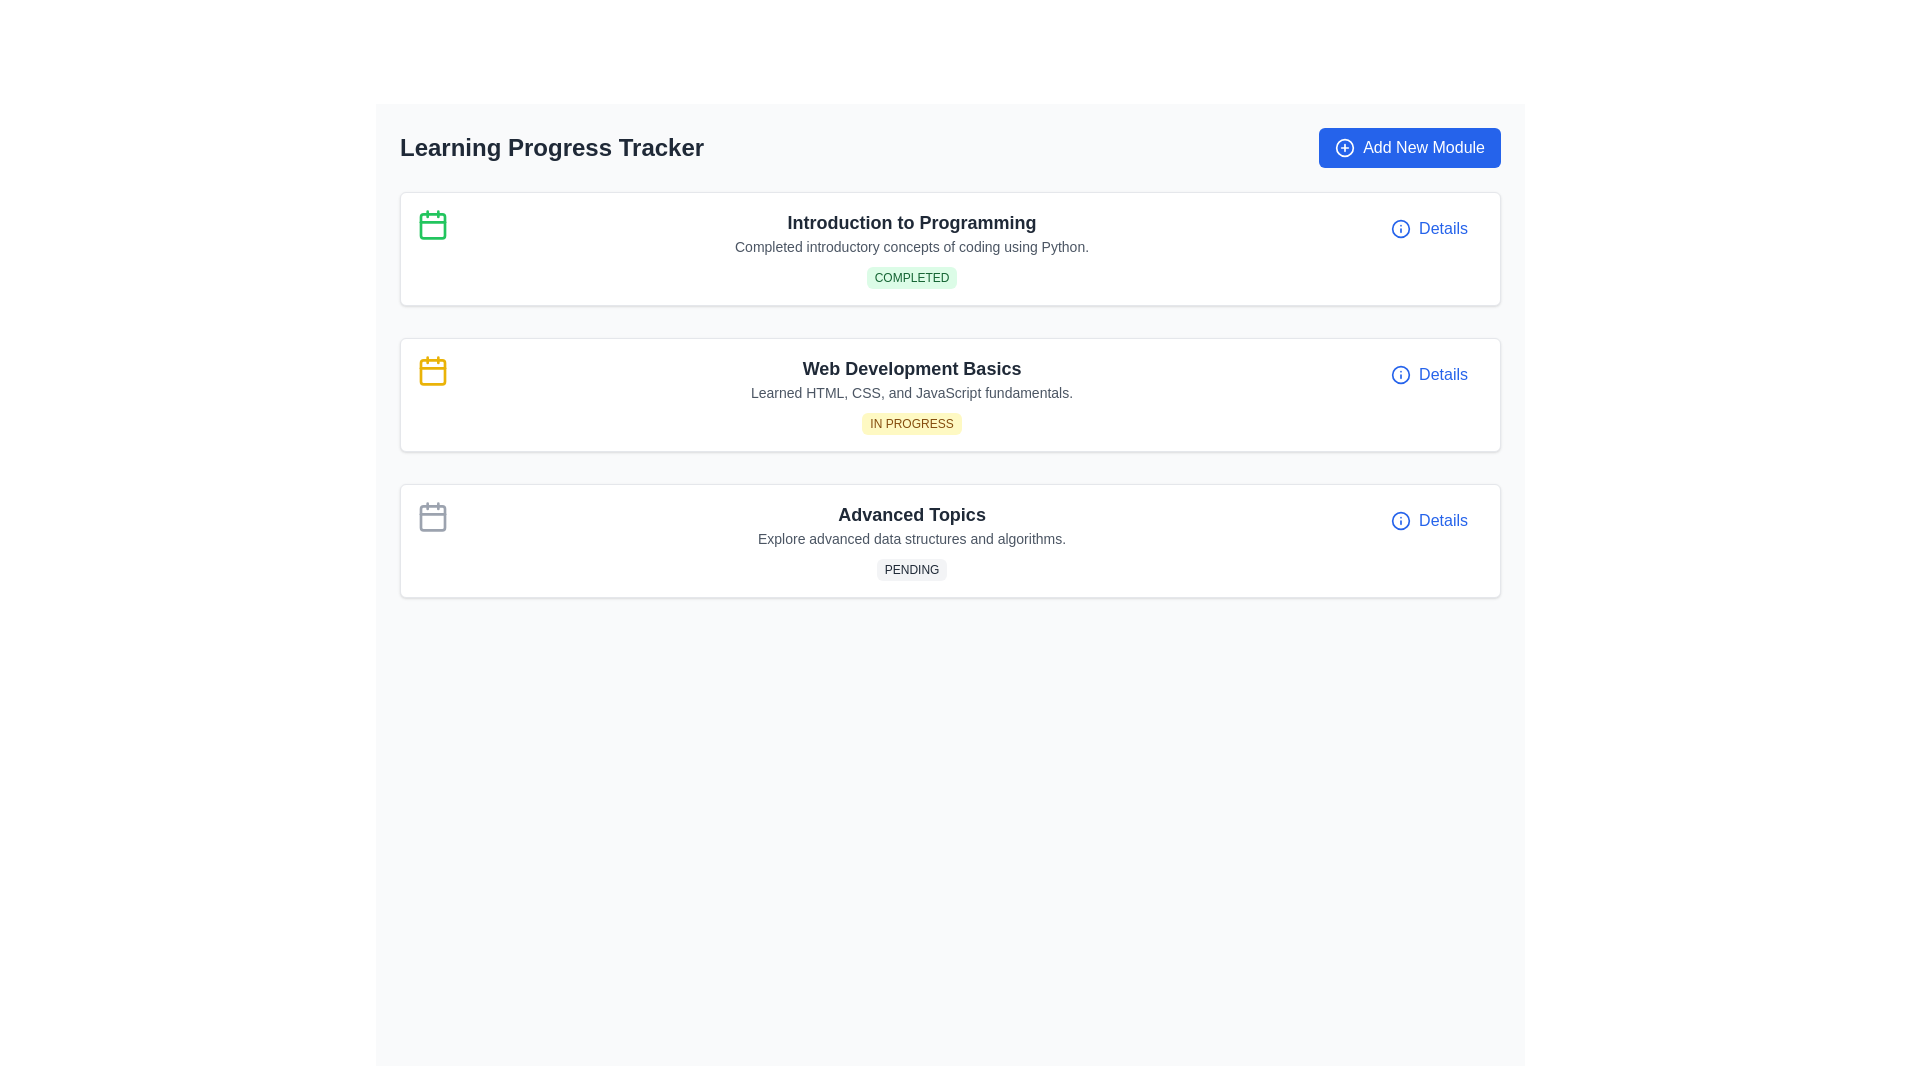  Describe the element at coordinates (1400, 227) in the screenshot. I see `the icon located to the left of the 'Details' label, which provides more information about the related module` at that location.